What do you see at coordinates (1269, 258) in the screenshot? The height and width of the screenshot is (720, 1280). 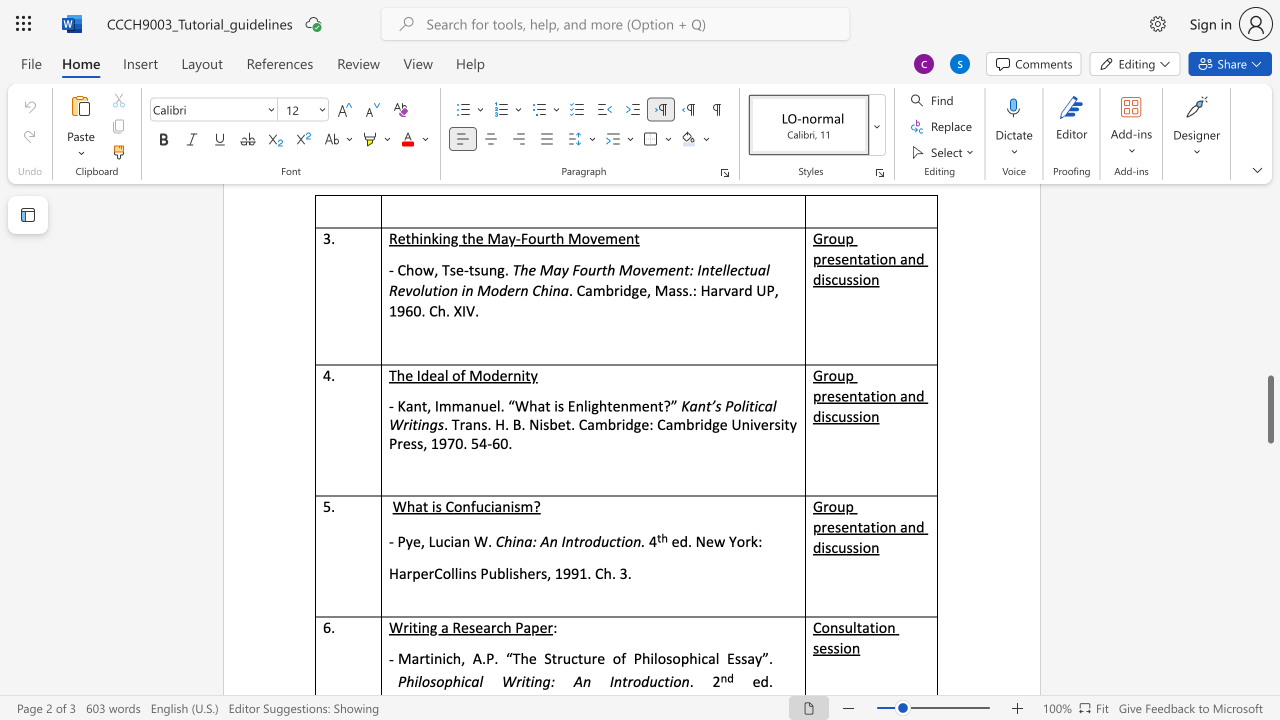 I see `the scrollbar` at bounding box center [1269, 258].